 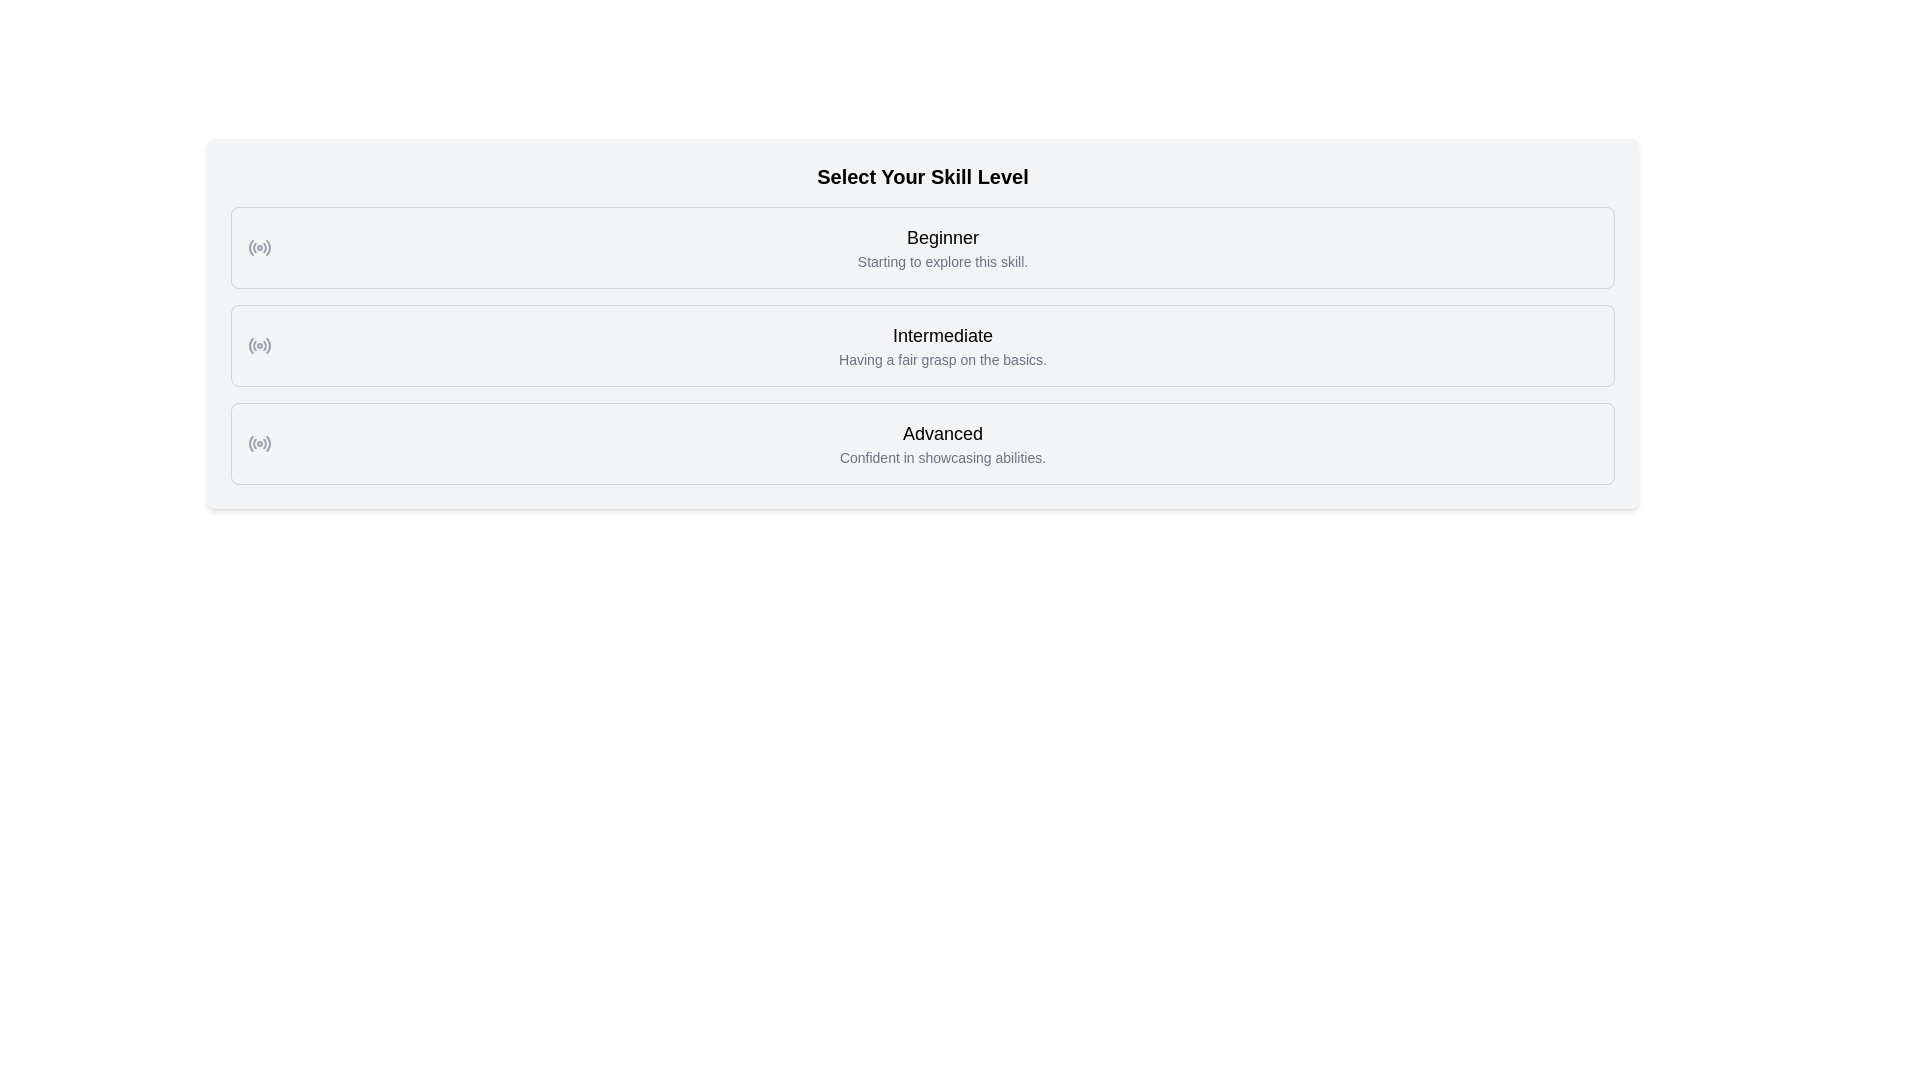 I want to click on the gray circular radio button icon located to the left of the text 'Intermediate', so click(x=258, y=345).